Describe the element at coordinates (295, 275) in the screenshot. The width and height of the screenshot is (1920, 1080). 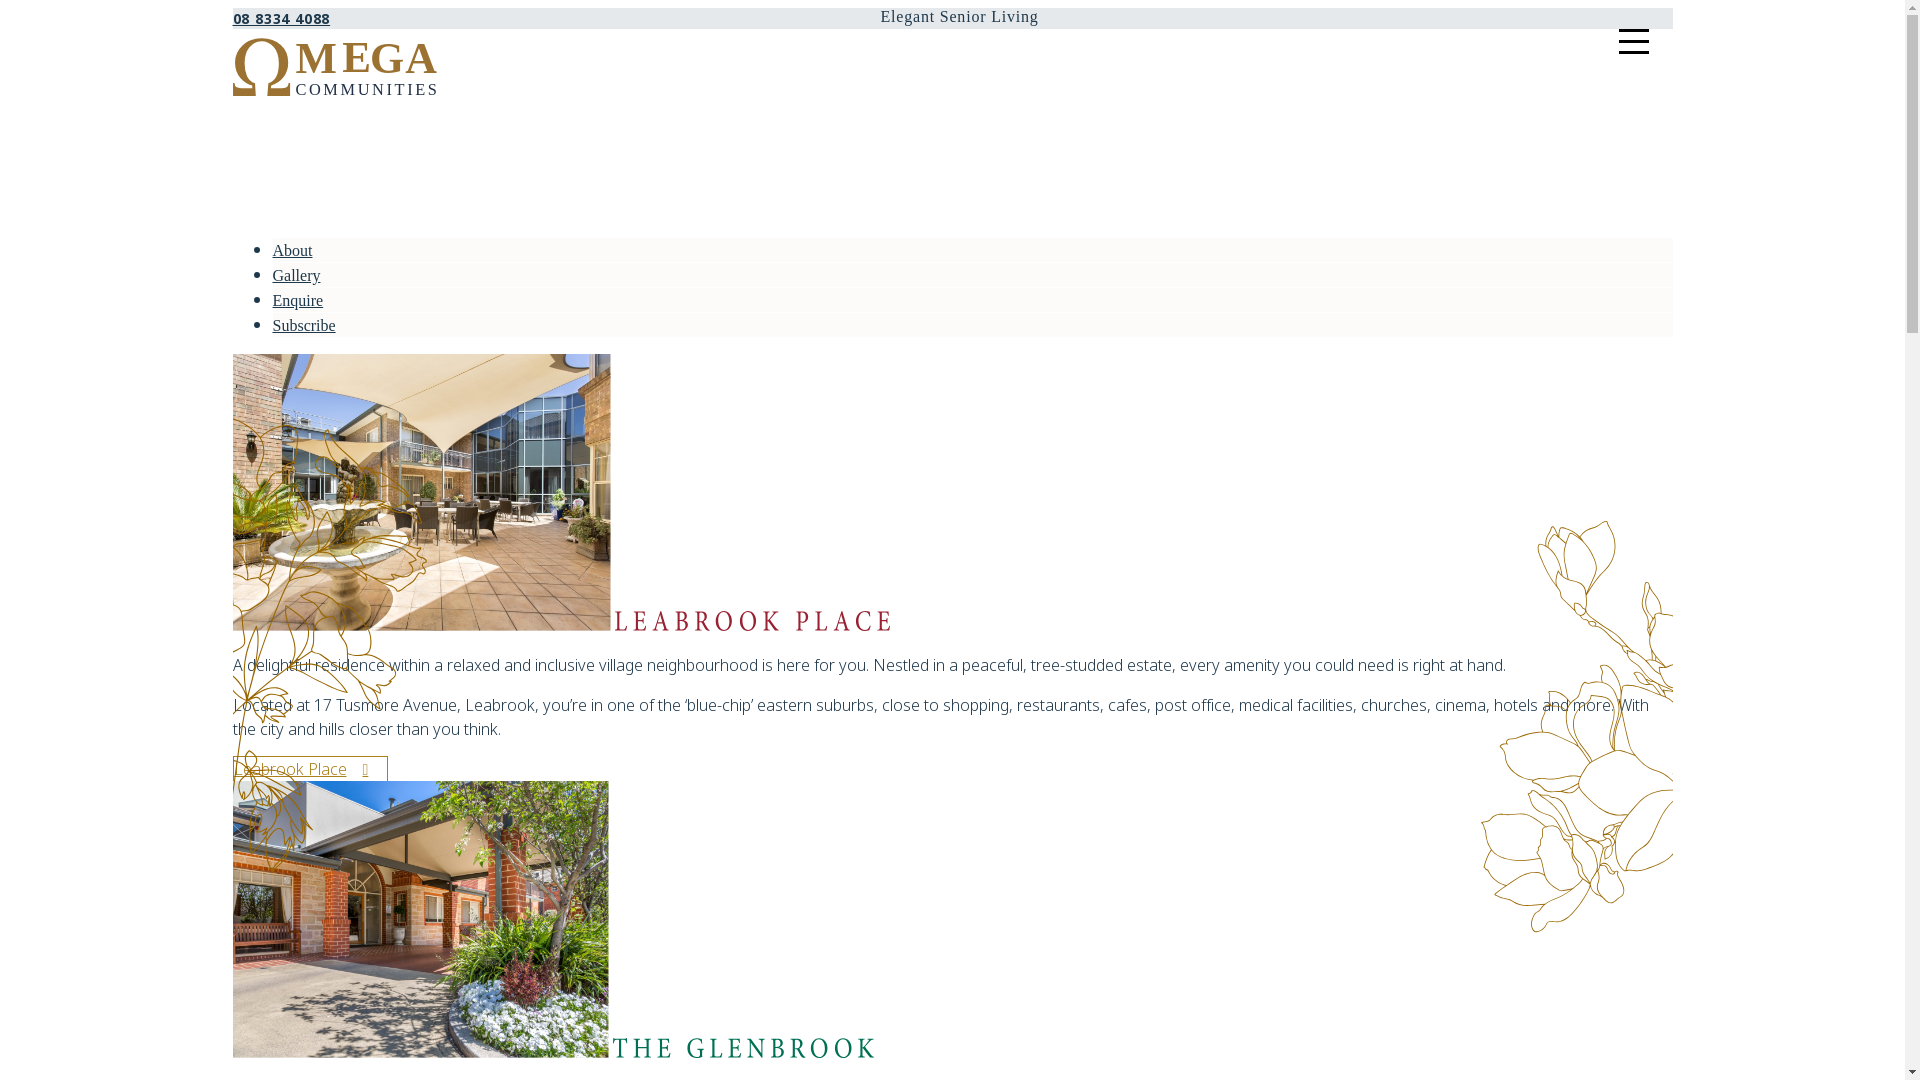
I see `'Gallery'` at that location.